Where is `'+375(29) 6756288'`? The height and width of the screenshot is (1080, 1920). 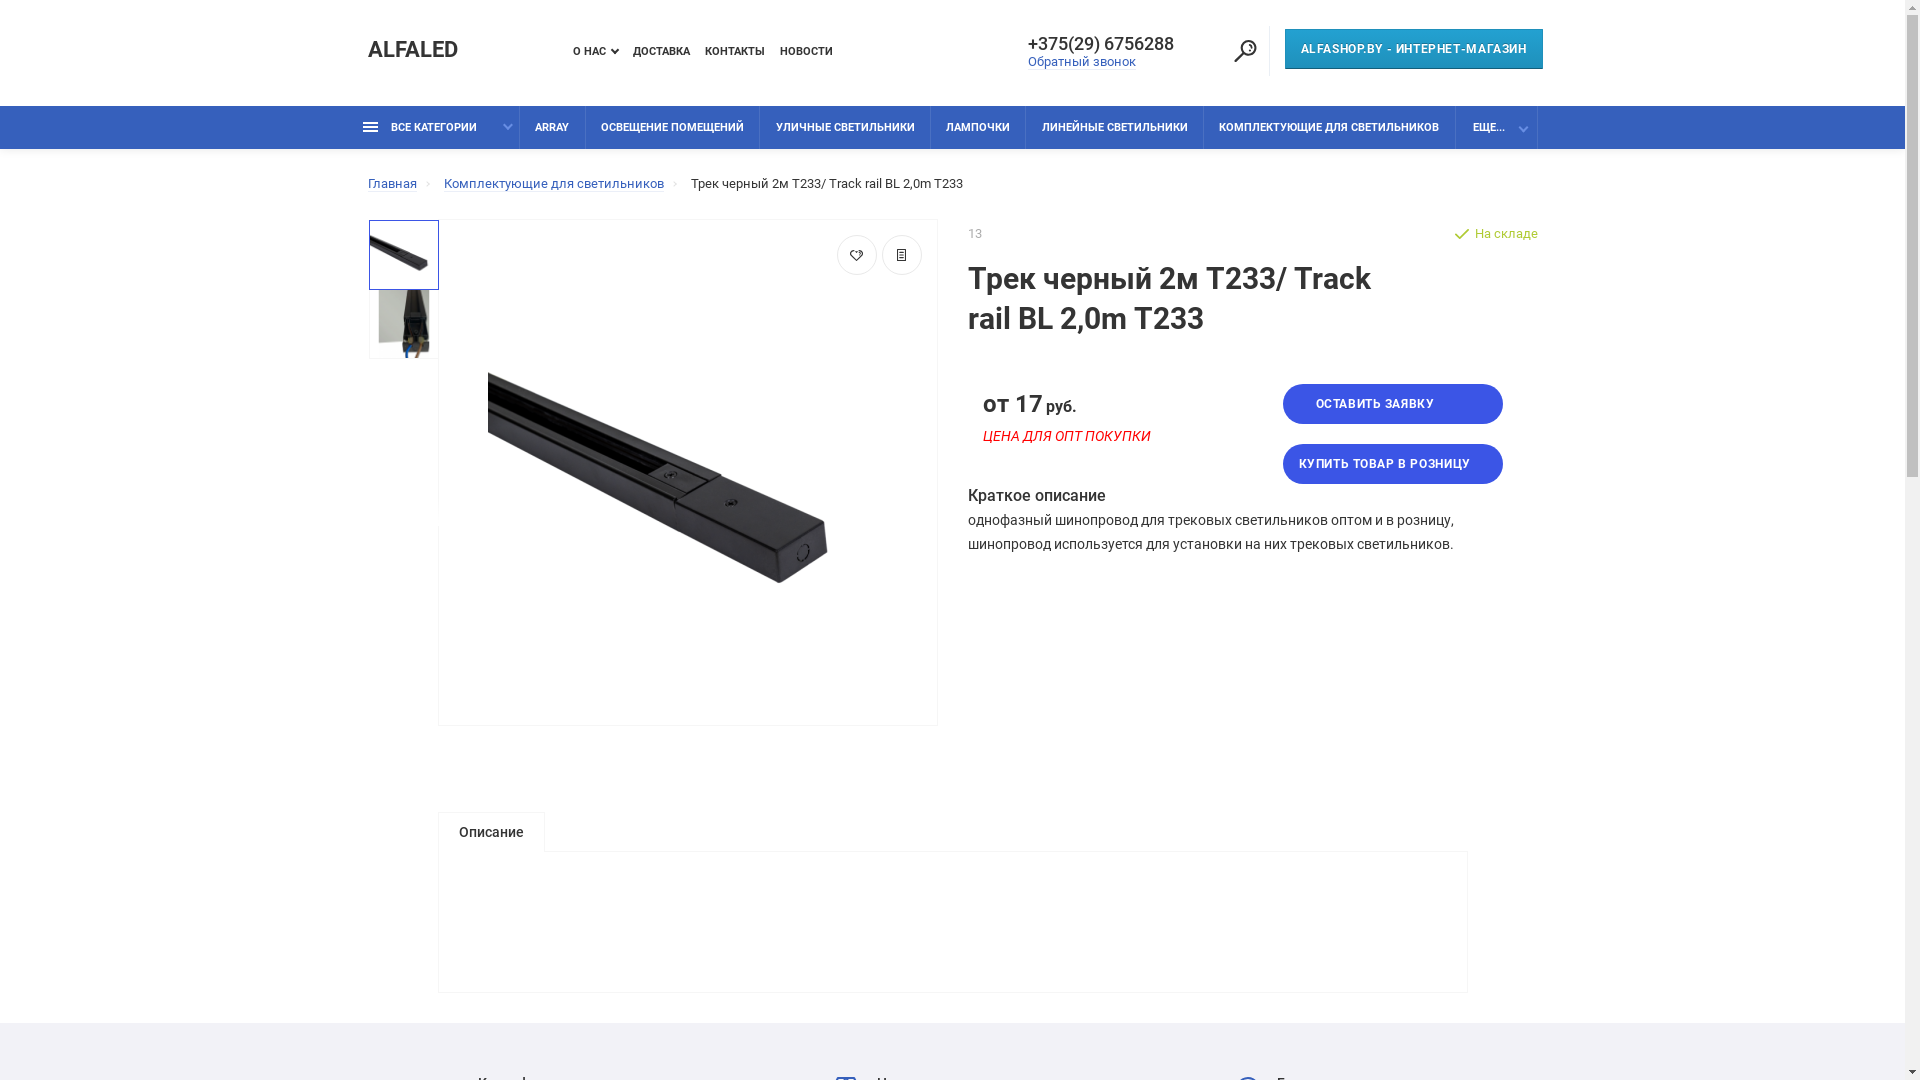 '+375(29) 6756288' is located at coordinates (1107, 43).